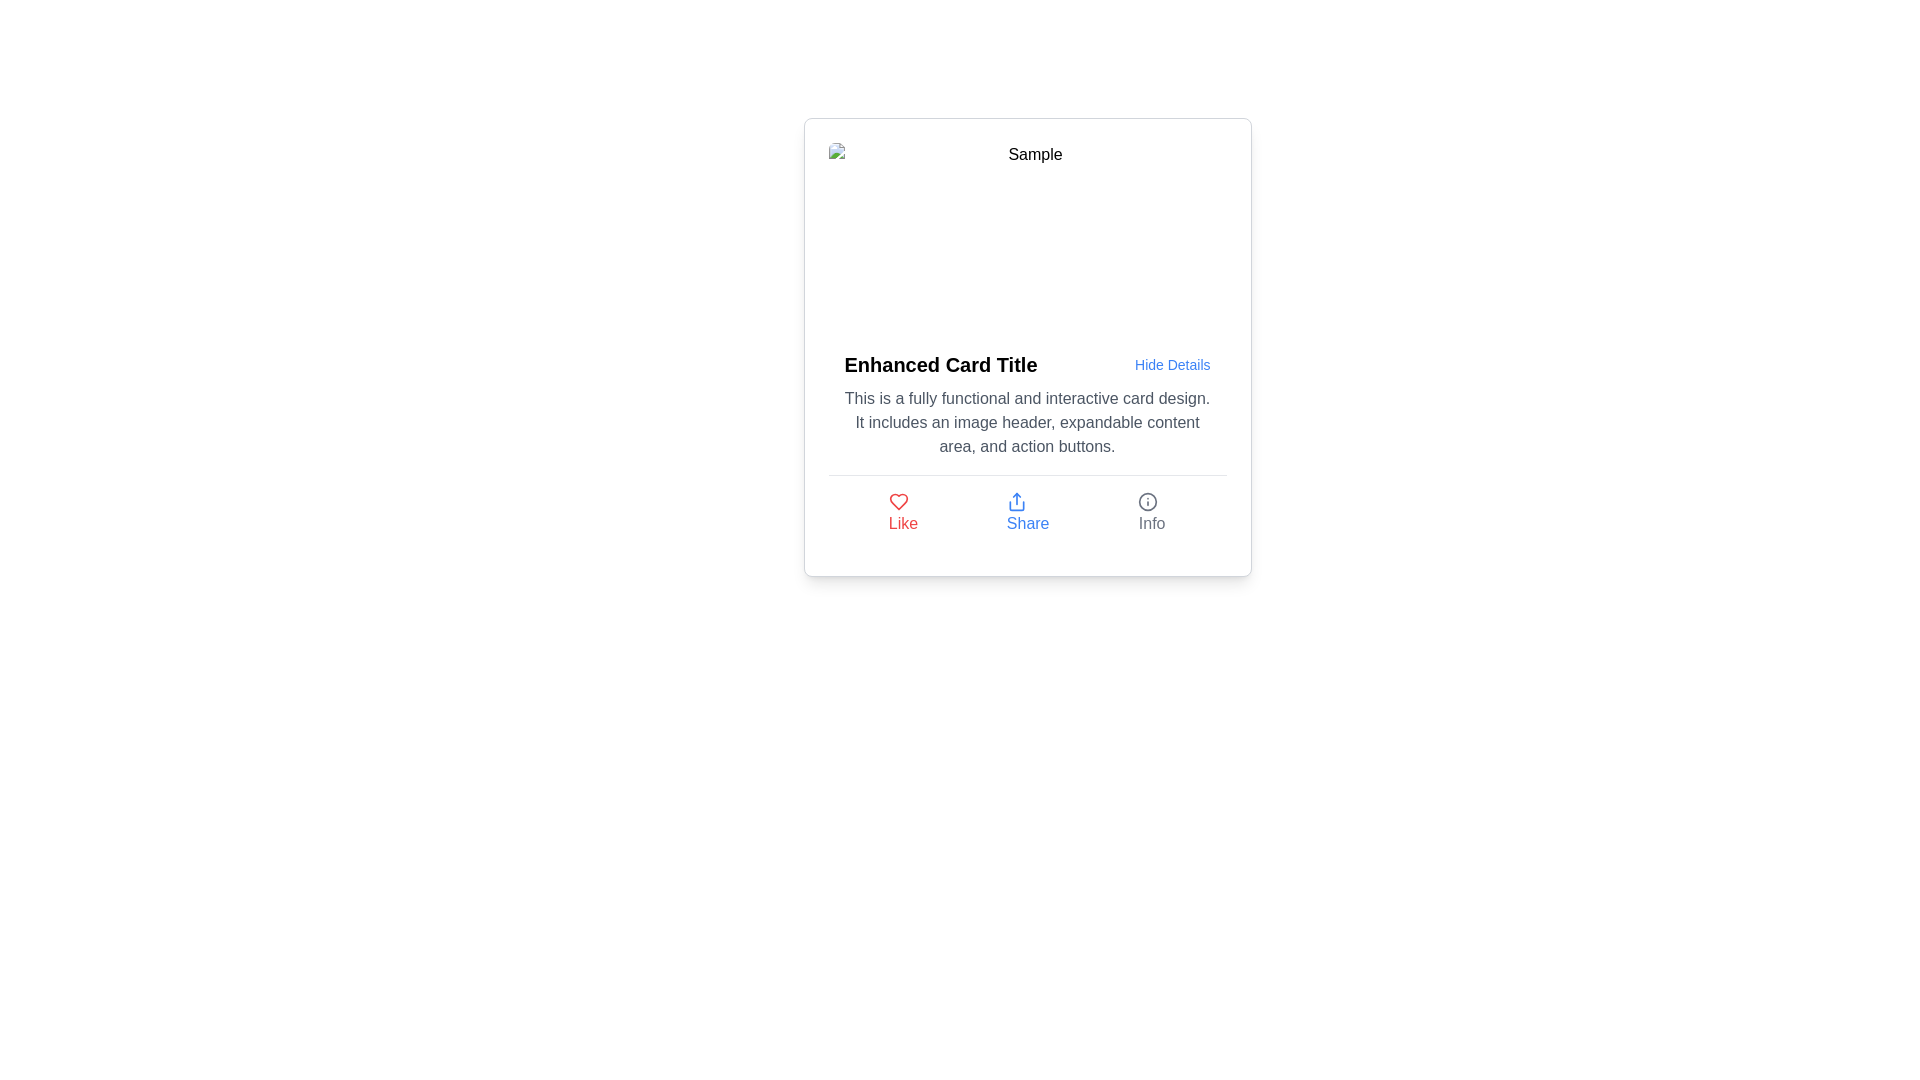  I want to click on the 'like' icon located at the bottom left of the card component, which serves as a visual indicator for a 'like' action, so click(897, 500).